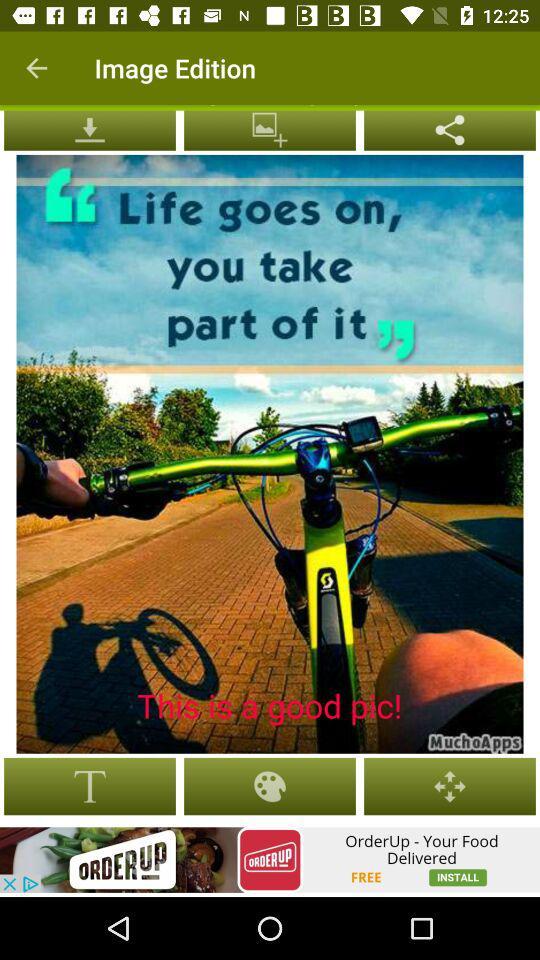  I want to click on the explore icon, so click(449, 128).